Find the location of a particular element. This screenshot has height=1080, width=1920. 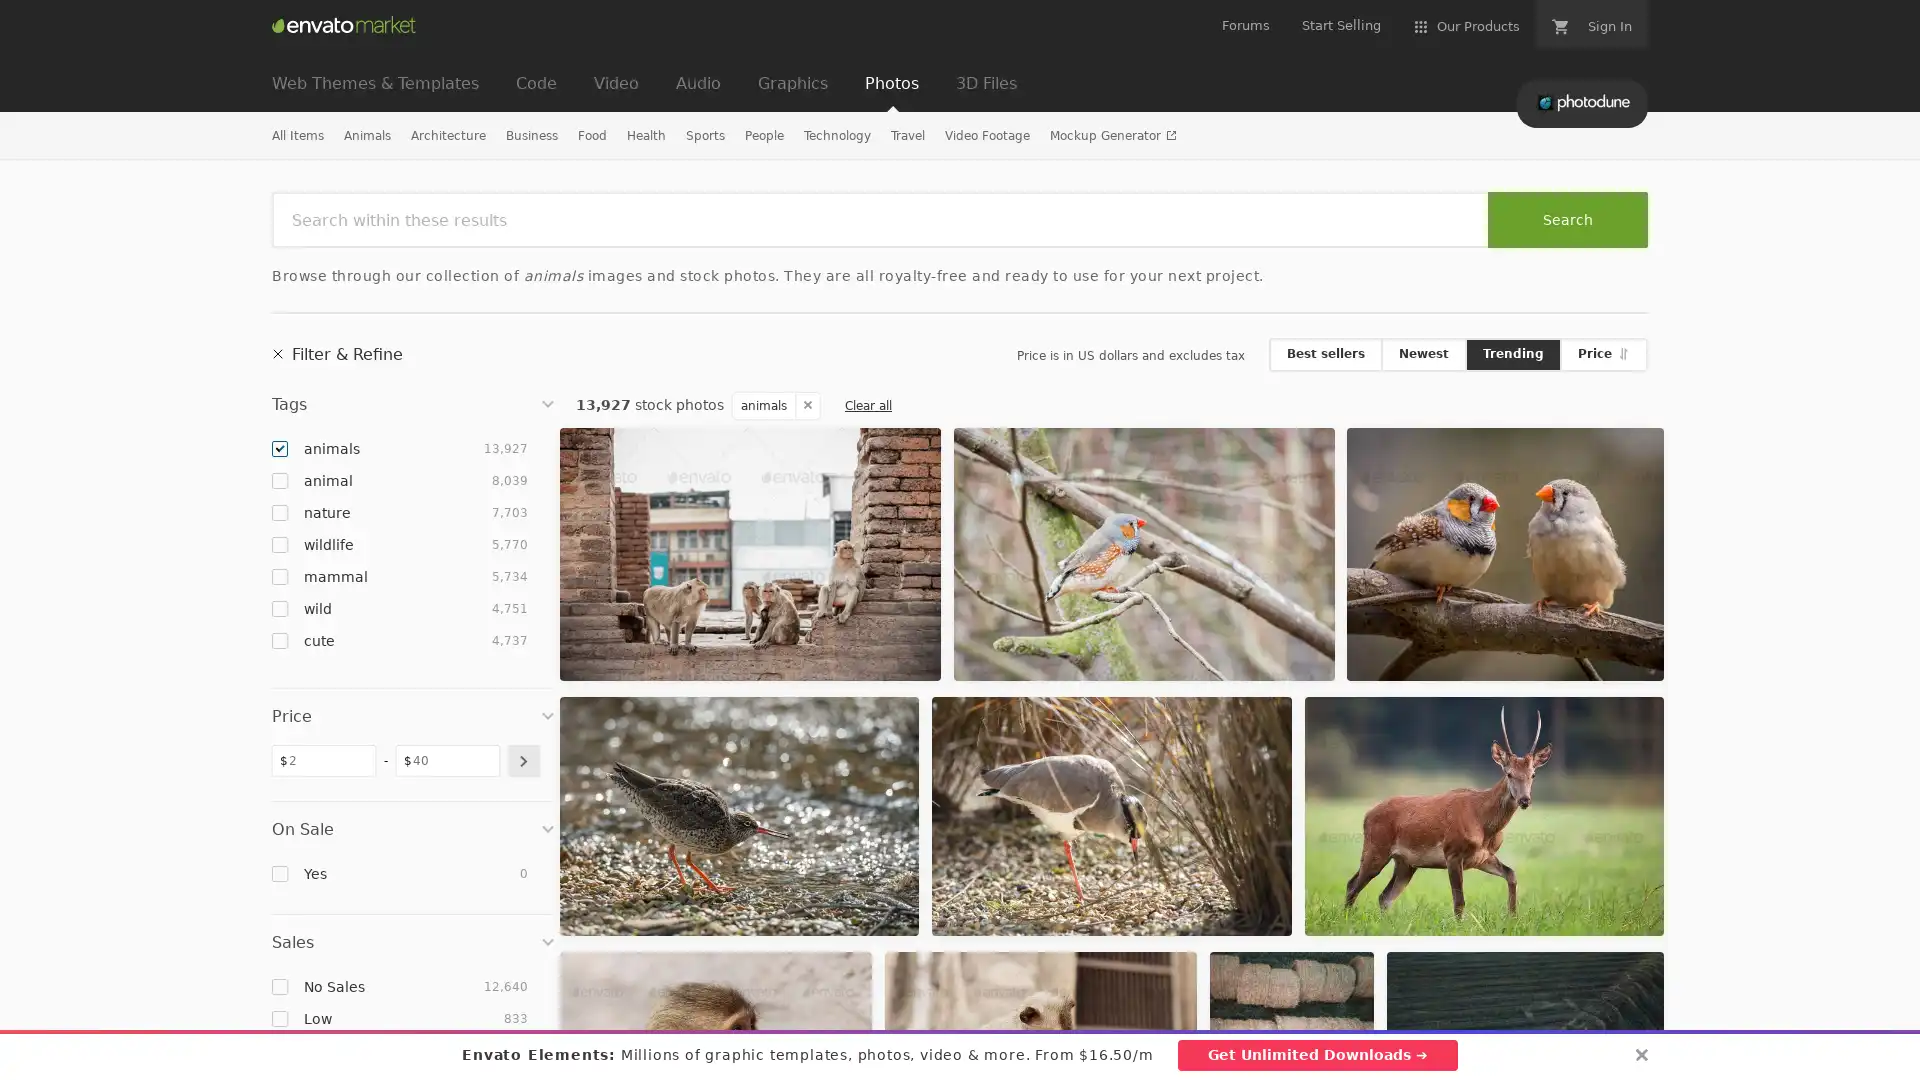

Add to Favorites is located at coordinates (891, 721).